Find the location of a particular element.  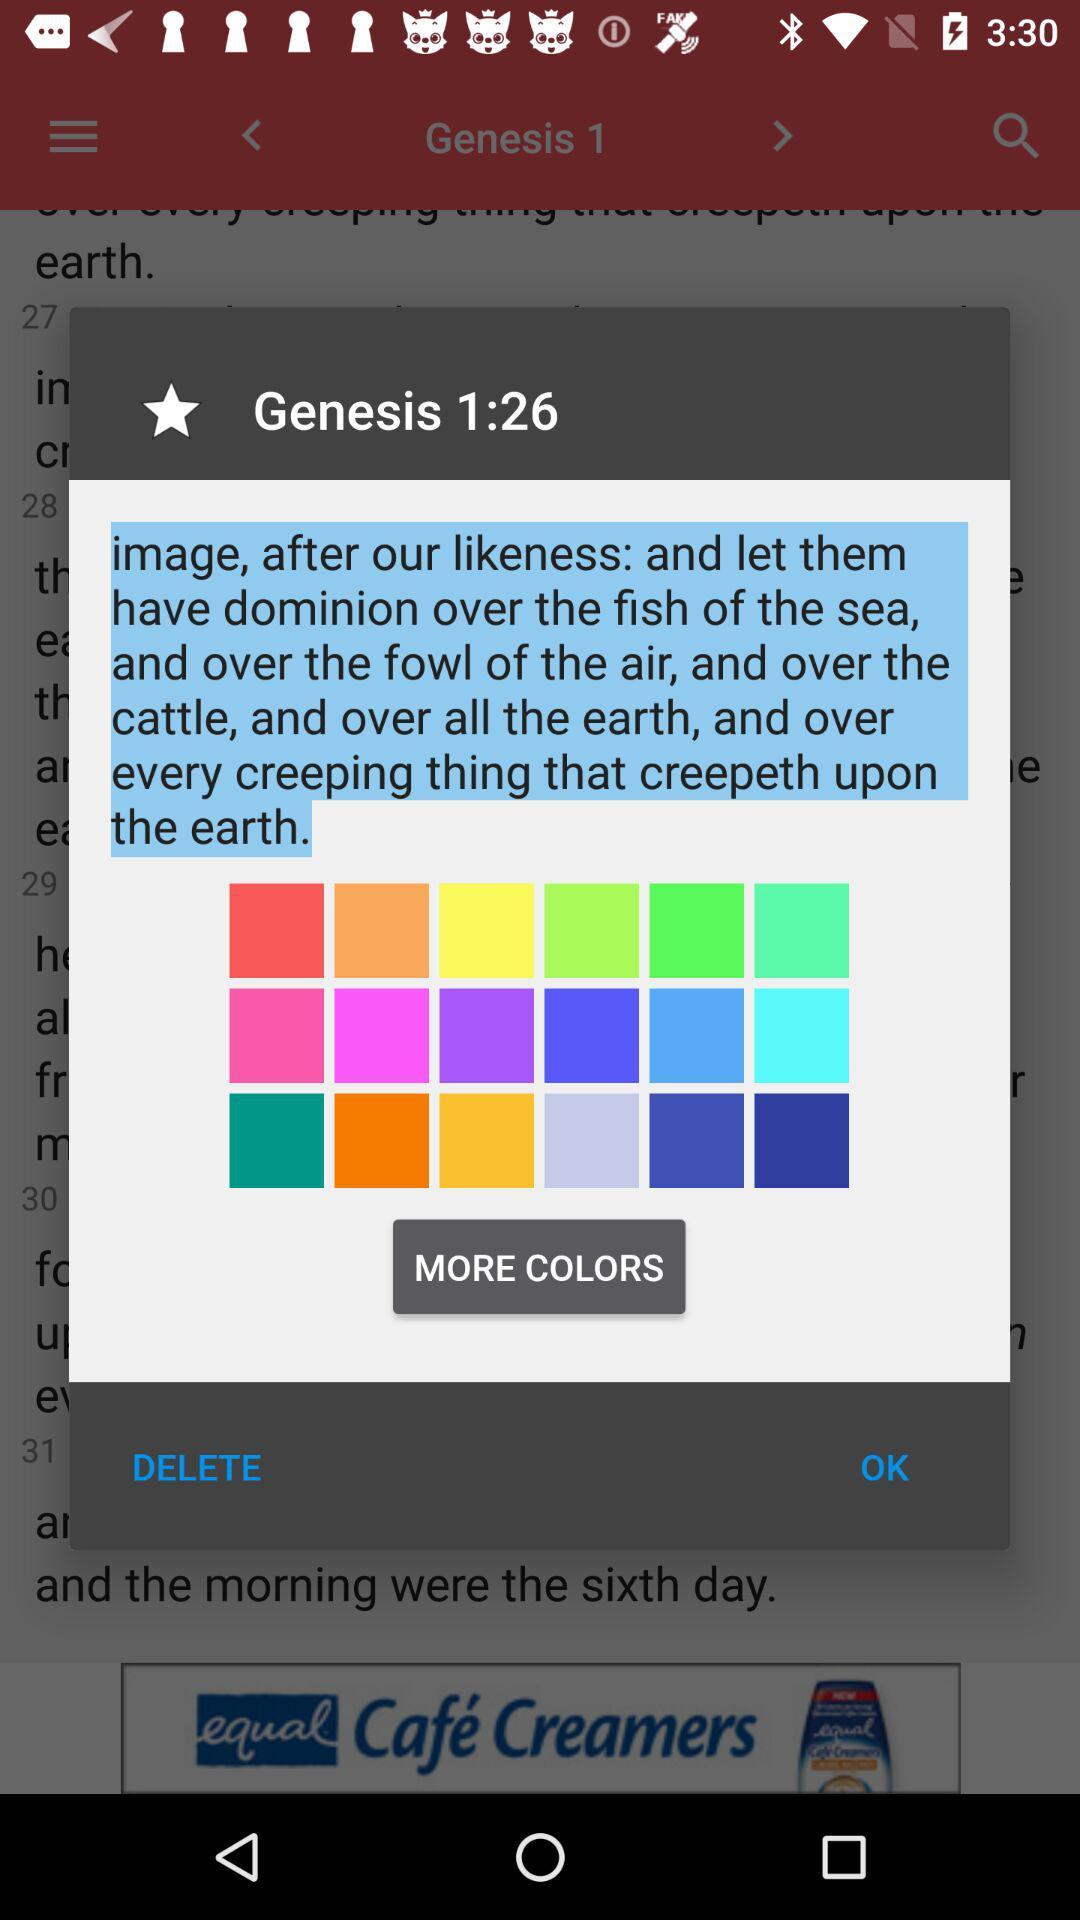

choose highlight color is located at coordinates (800, 1035).